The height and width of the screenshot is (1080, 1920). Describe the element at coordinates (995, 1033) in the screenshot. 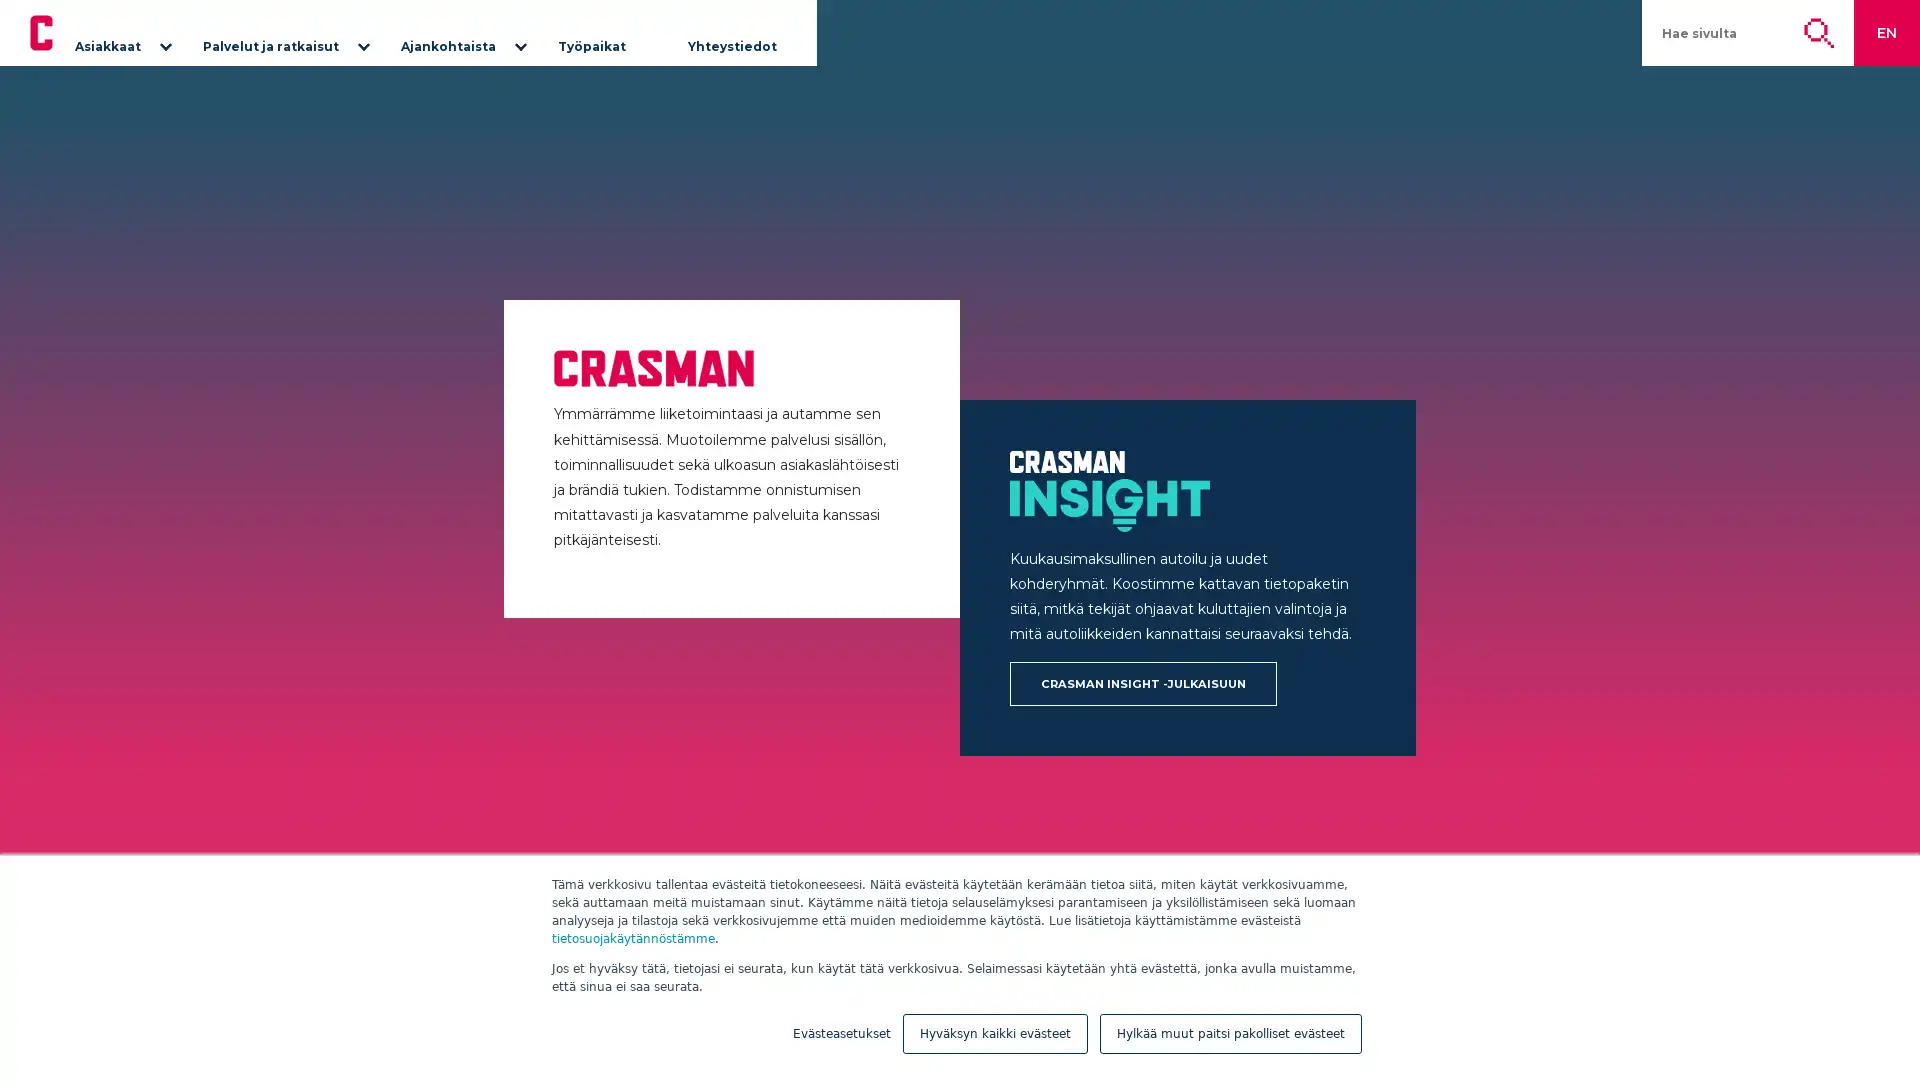

I see `Hyvaksyn kaikki evasteet` at that location.